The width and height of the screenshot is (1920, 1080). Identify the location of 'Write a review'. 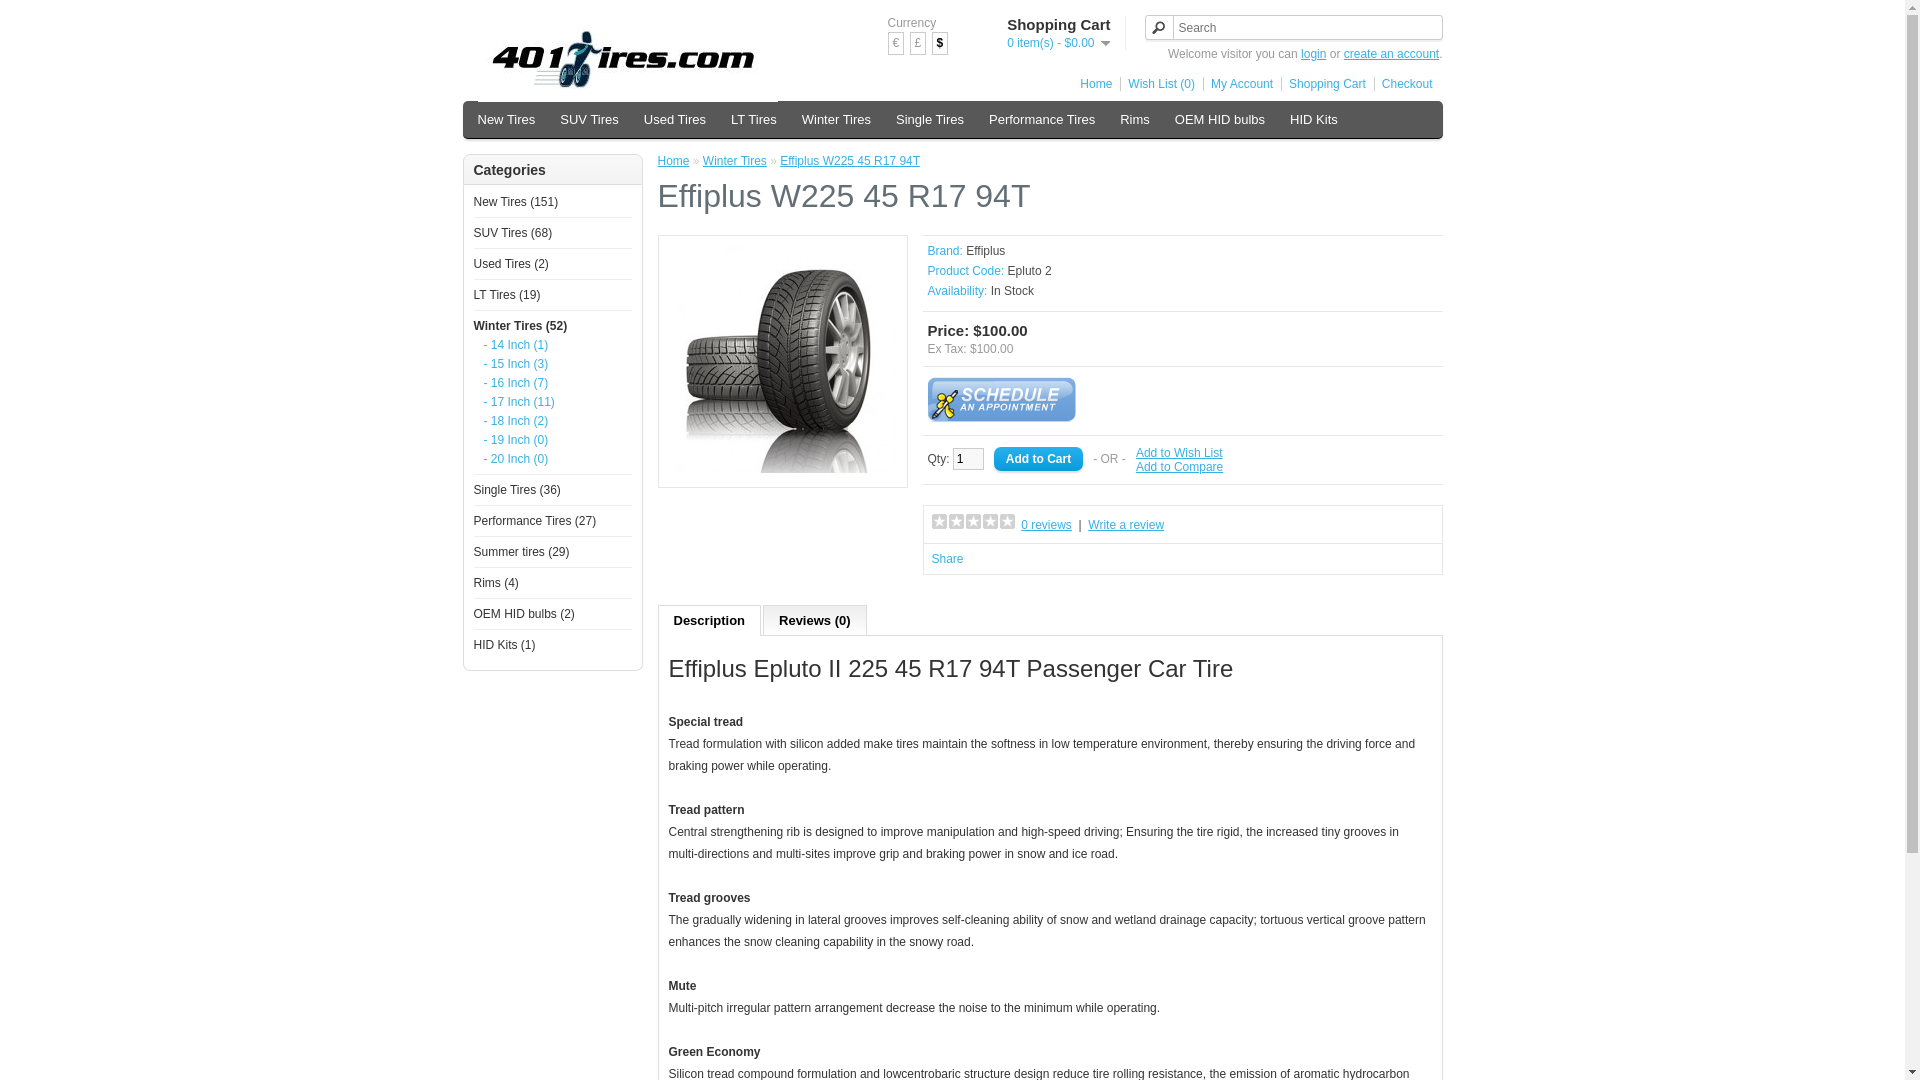
(1087, 523).